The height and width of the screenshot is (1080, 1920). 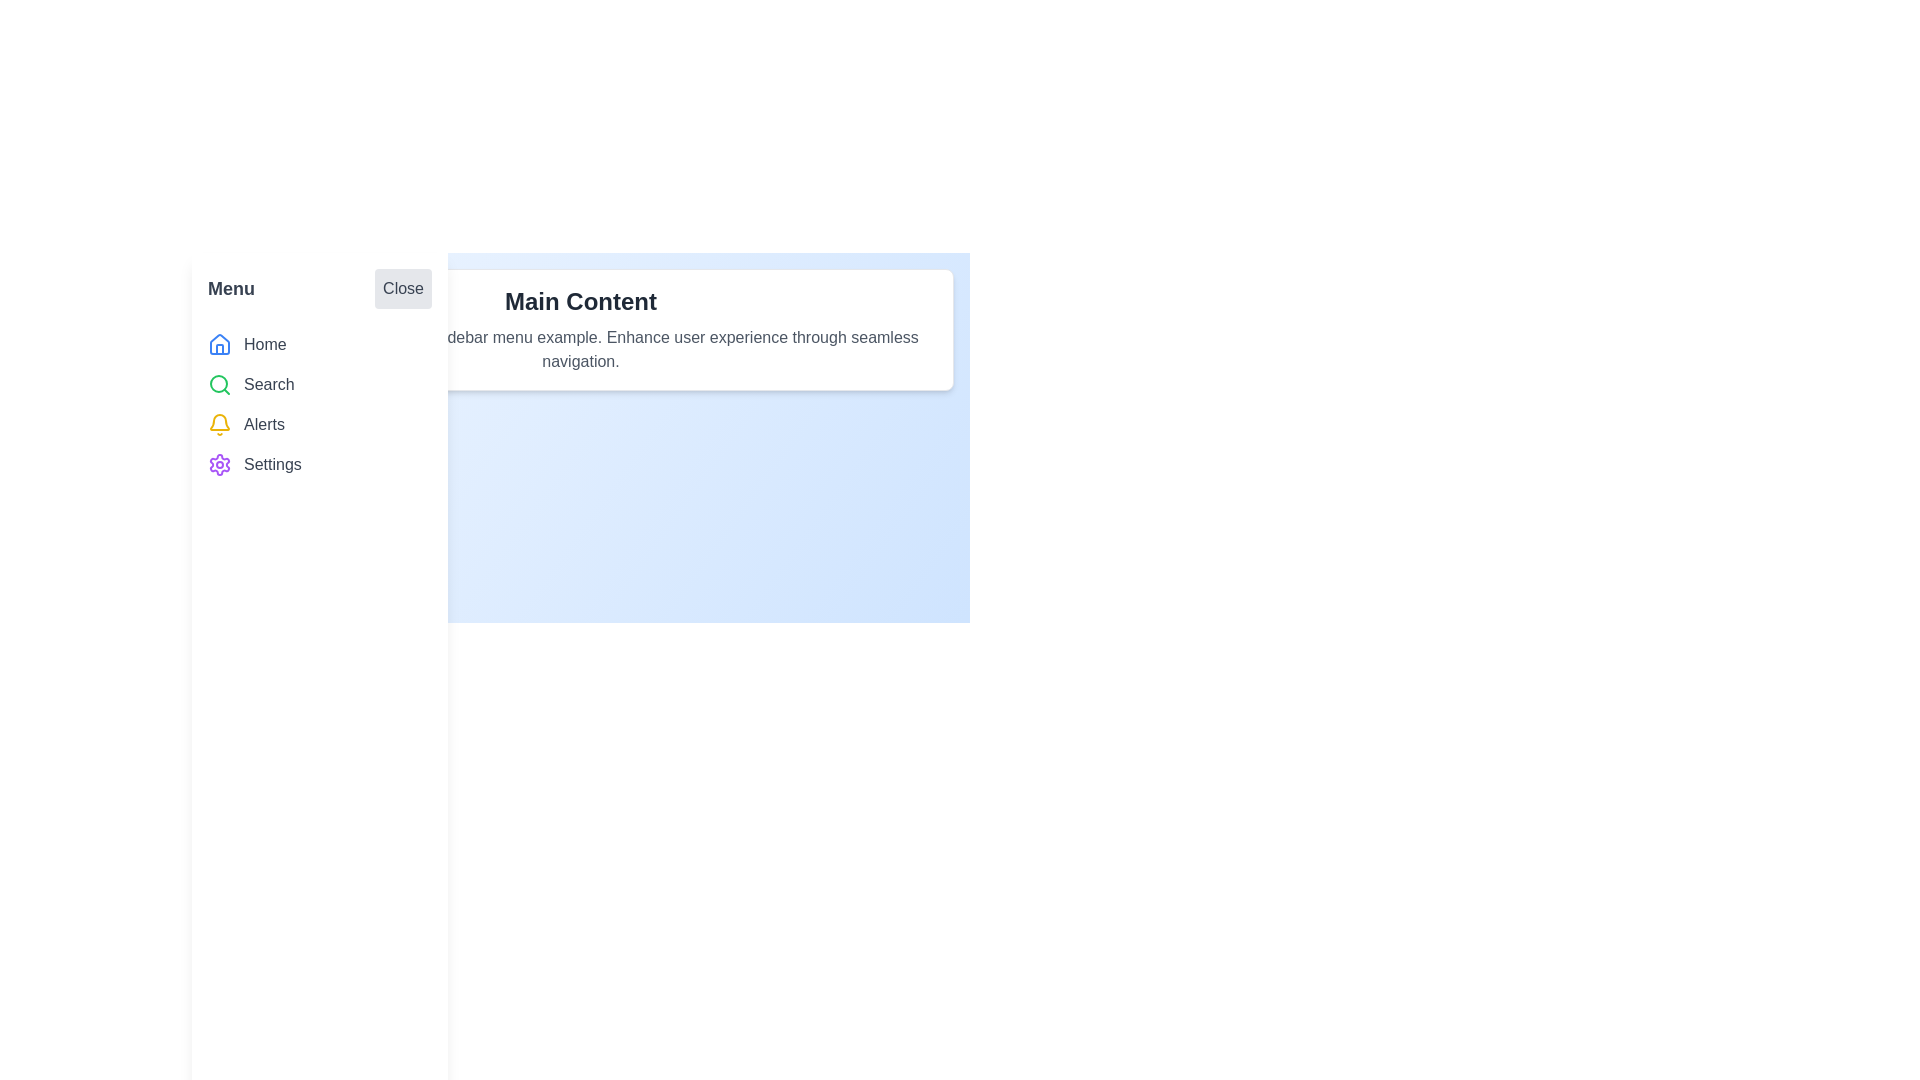 What do you see at coordinates (220, 423) in the screenshot?
I see `the yellow bell-shaped notification icon located in the vertical navigation menu to the left of the 'Alerts' label` at bounding box center [220, 423].